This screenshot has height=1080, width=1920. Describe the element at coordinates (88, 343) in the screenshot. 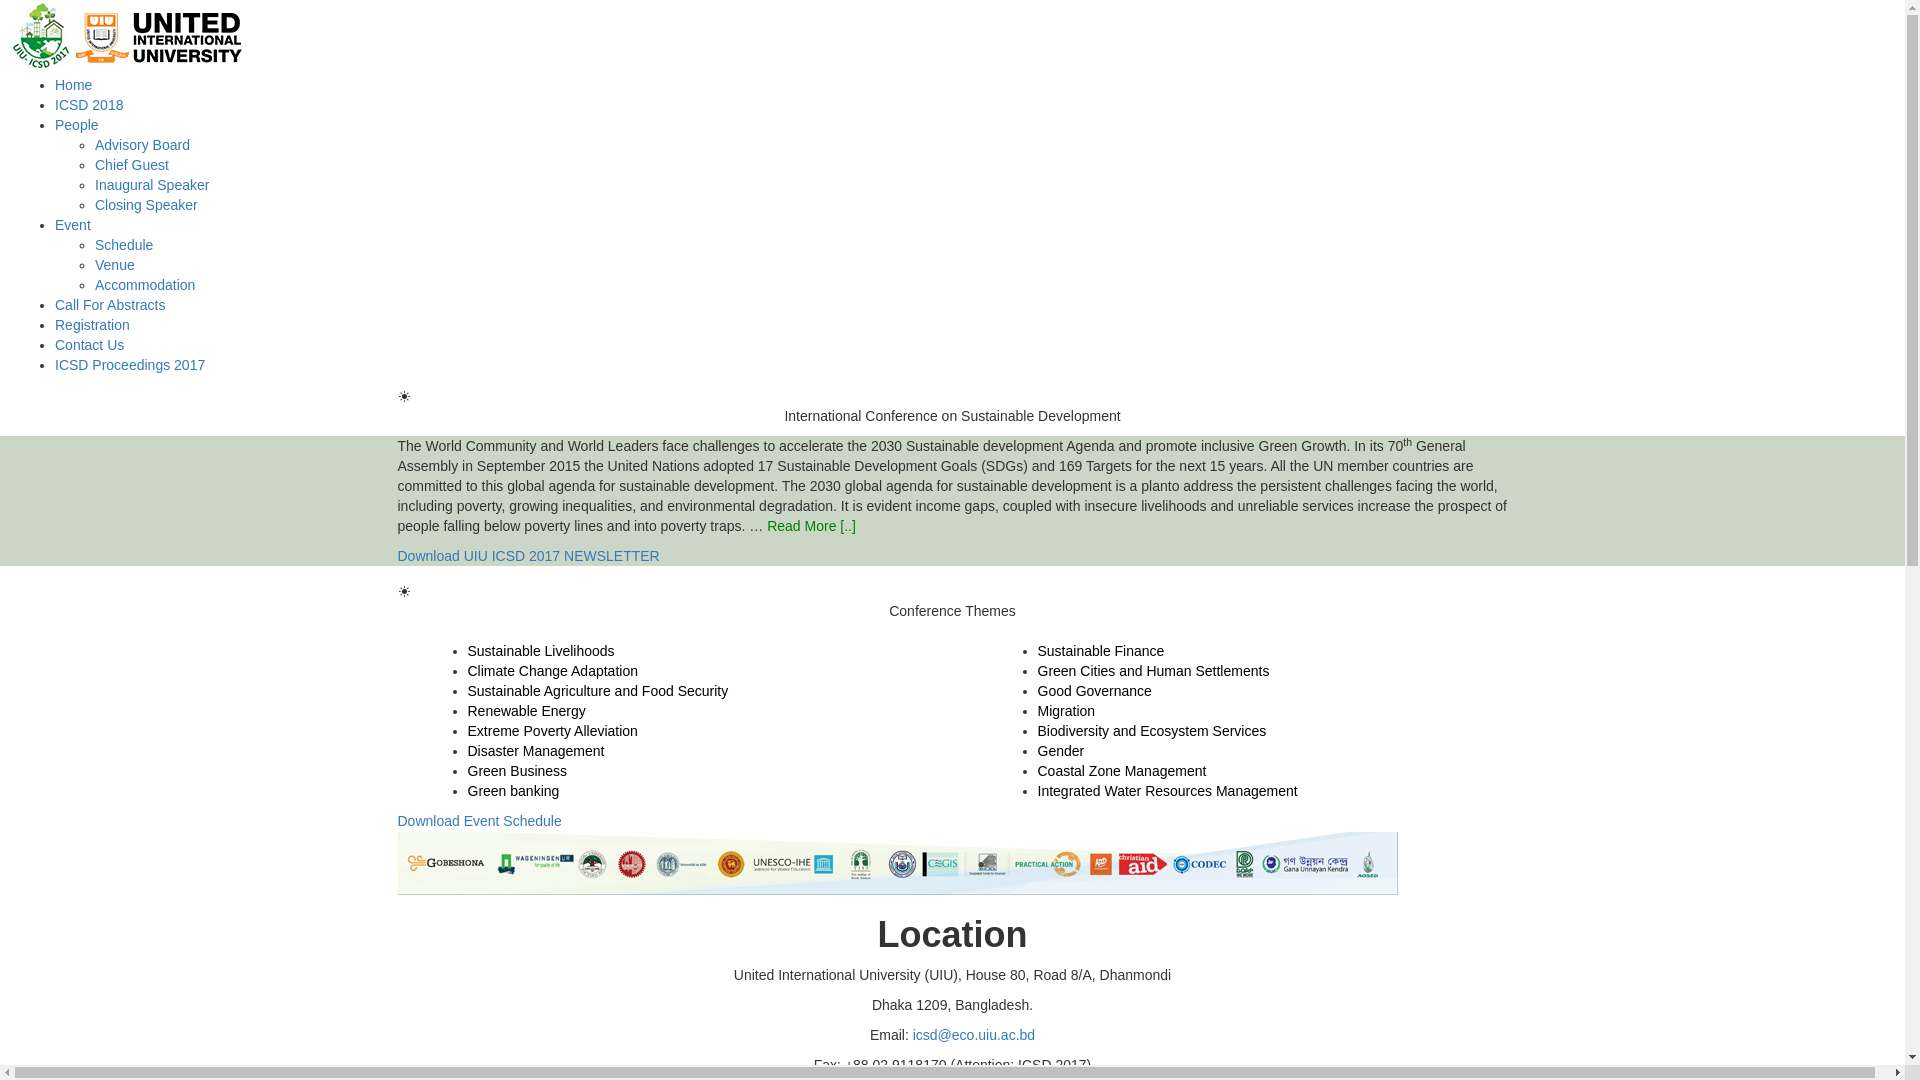

I see `'Contact Us'` at that location.